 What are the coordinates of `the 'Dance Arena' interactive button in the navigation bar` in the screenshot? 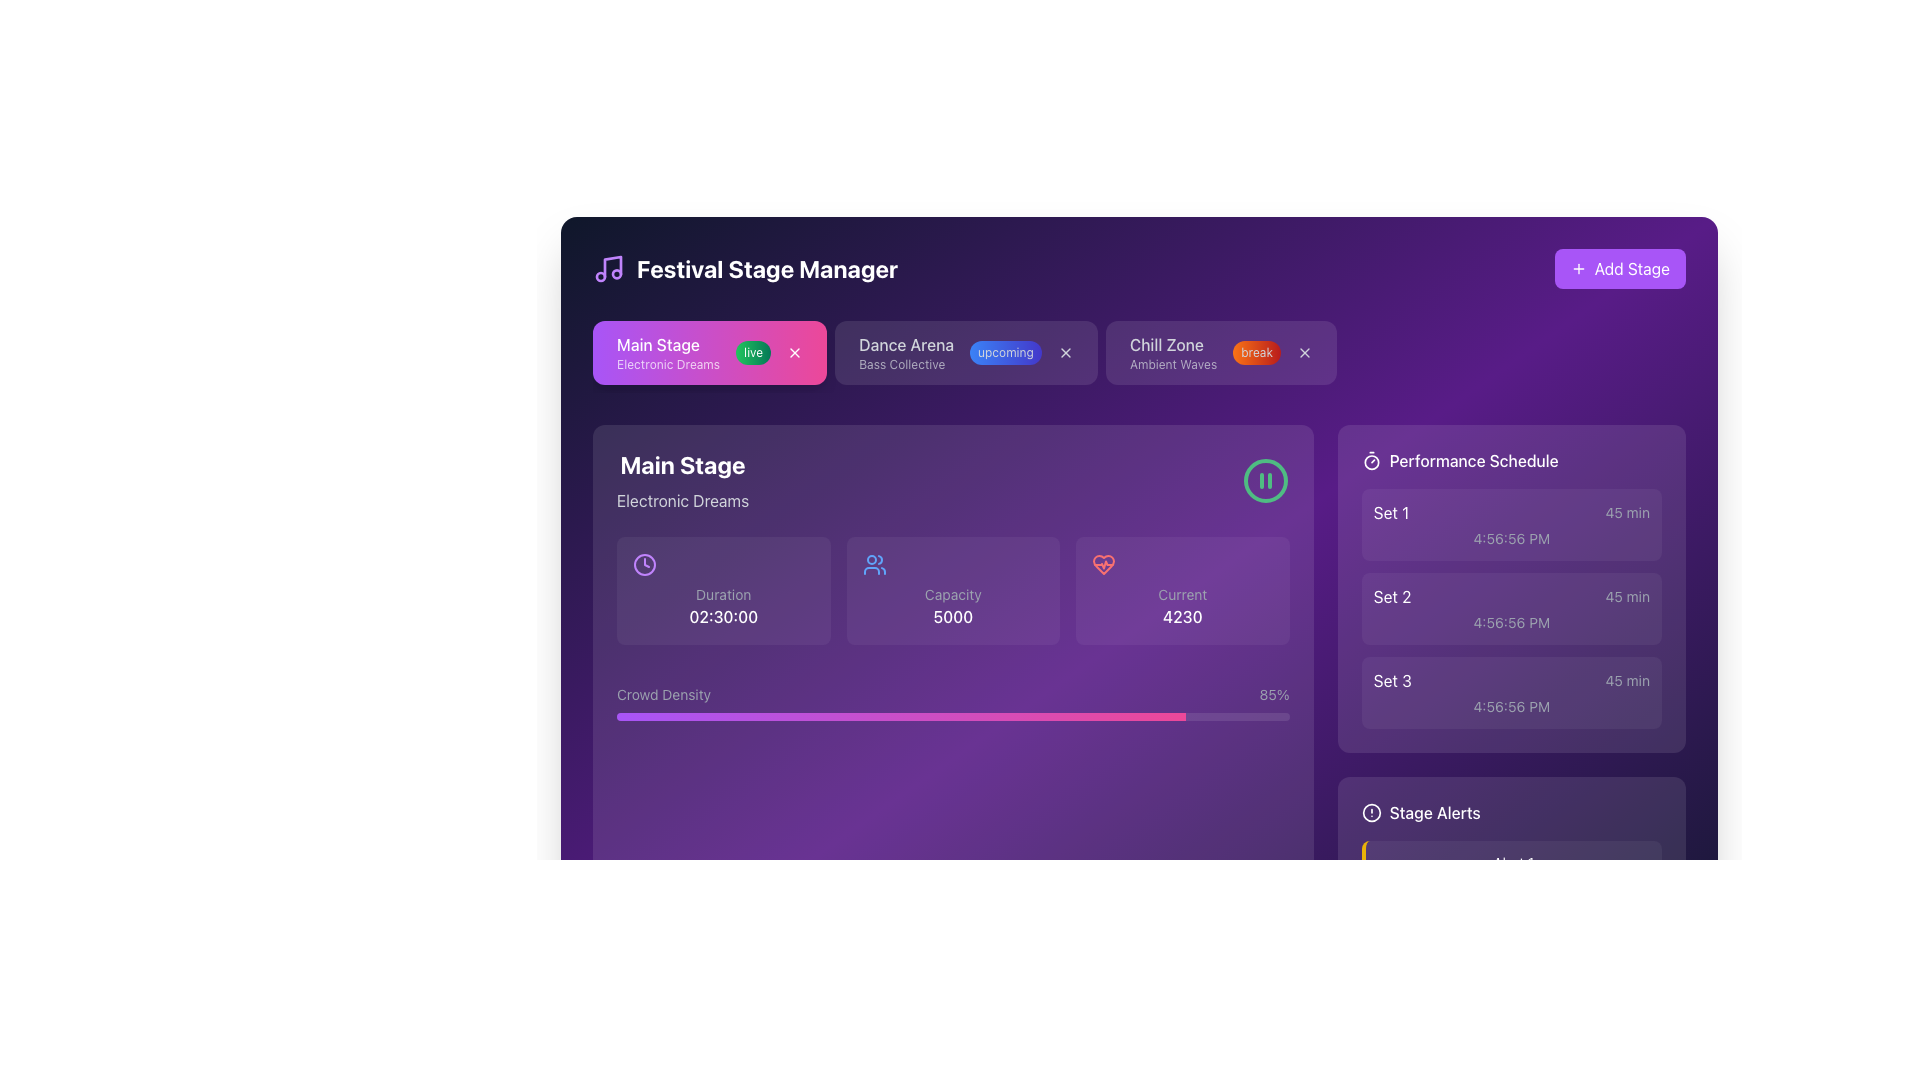 It's located at (966, 352).